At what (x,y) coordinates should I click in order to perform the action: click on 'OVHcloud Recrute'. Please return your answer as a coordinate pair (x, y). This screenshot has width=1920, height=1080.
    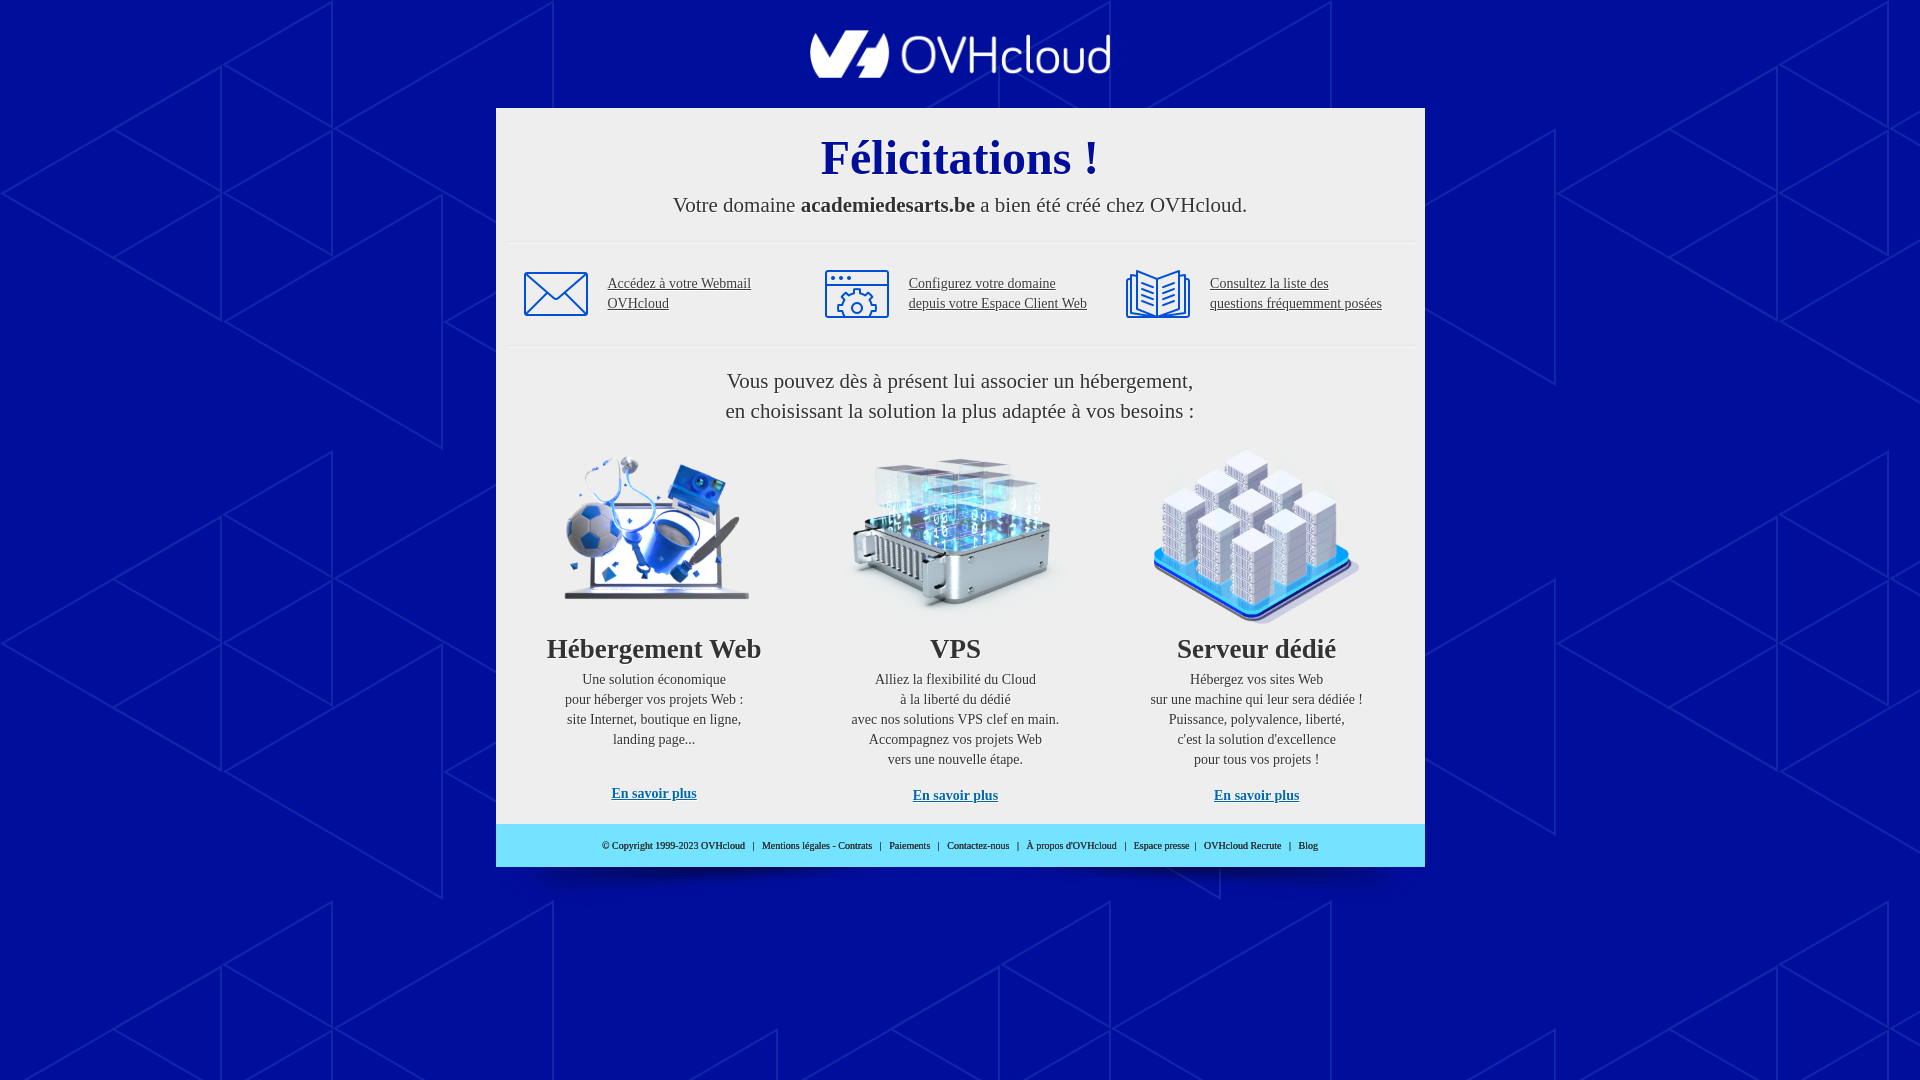
    Looking at the image, I should click on (1241, 845).